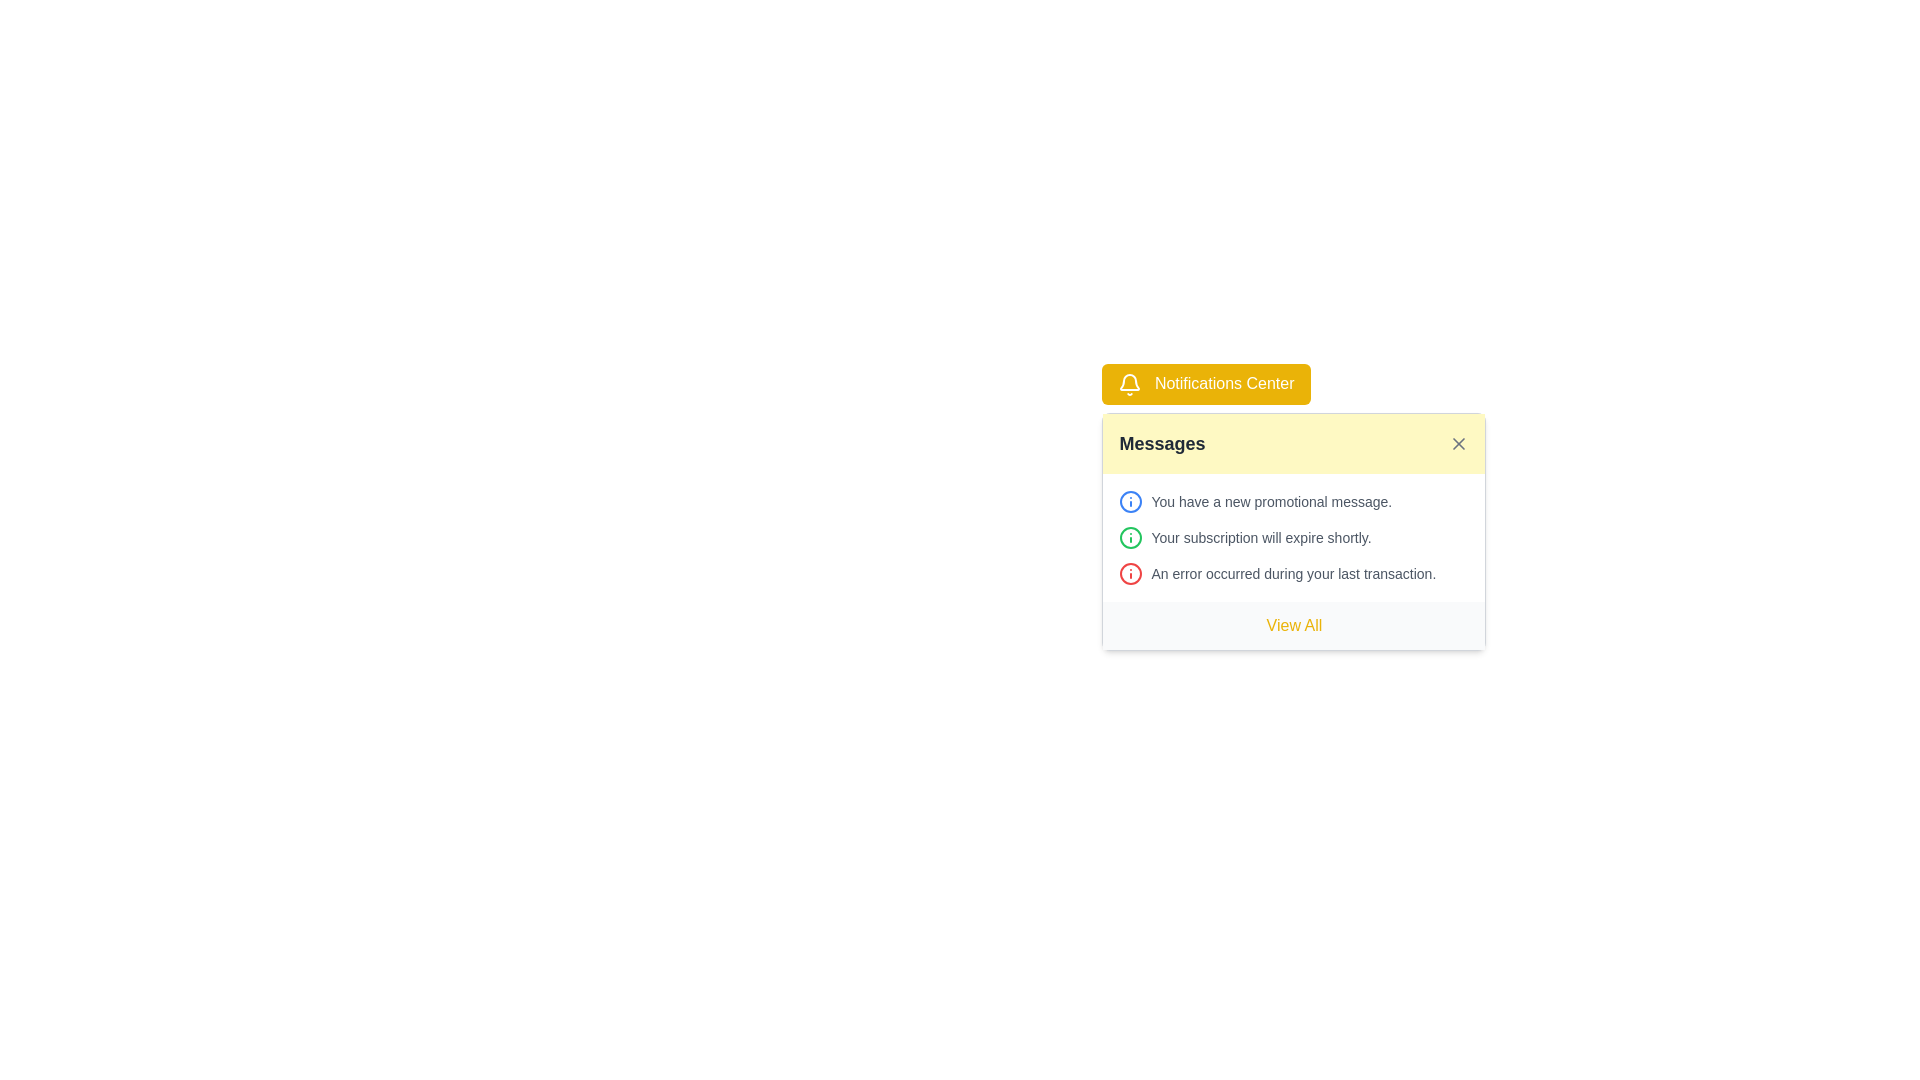 The width and height of the screenshot is (1920, 1080). Describe the element at coordinates (1130, 384) in the screenshot. I see `the bell icon located to the left of the 'Notifications Center' button, which features a minimalist design and is rendered in a contrasting color against a yellow background` at that location.